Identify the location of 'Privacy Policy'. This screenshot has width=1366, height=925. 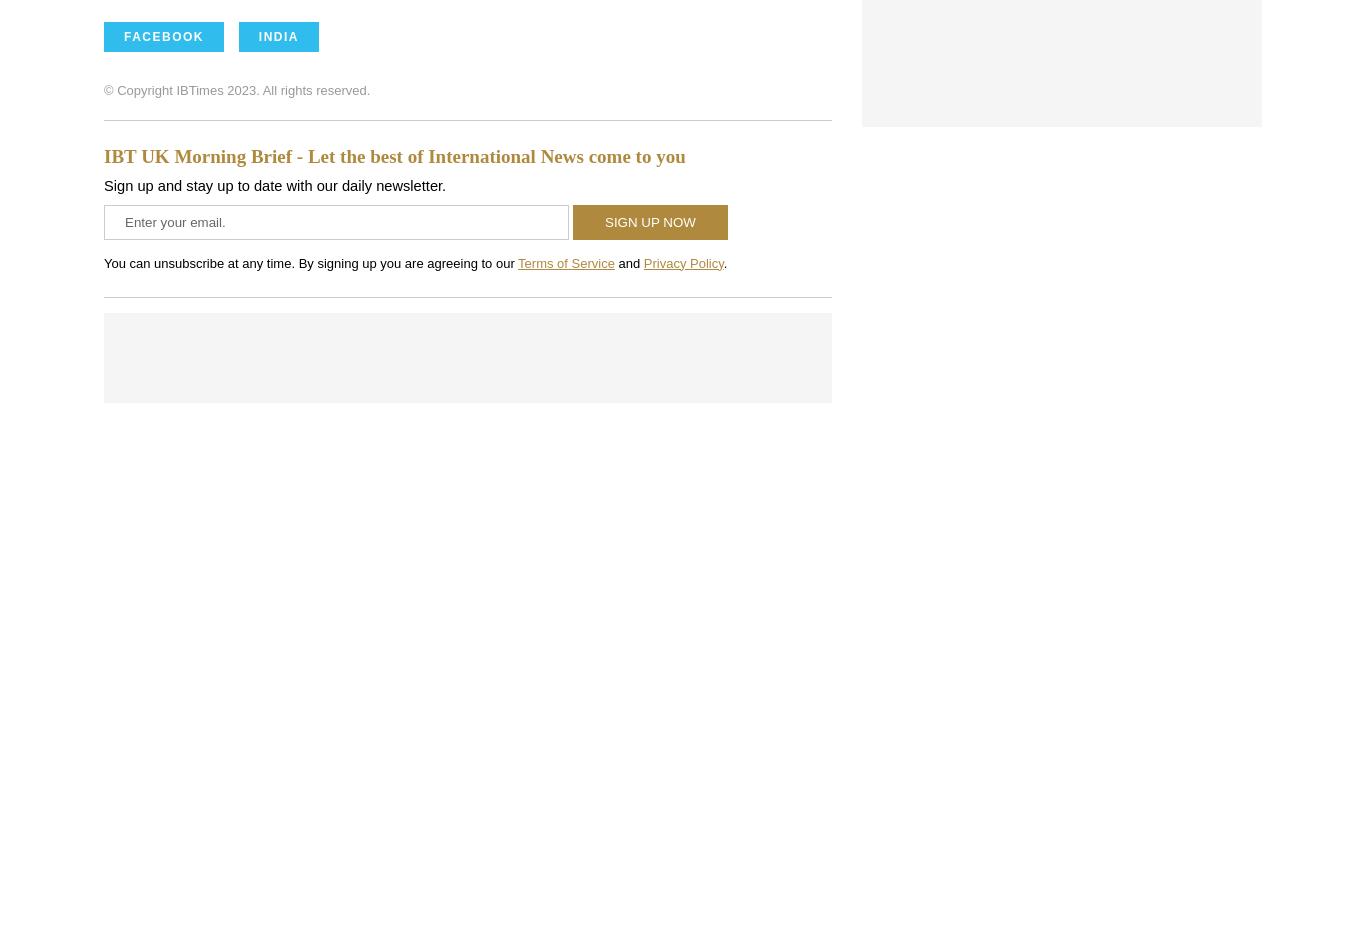
(683, 261).